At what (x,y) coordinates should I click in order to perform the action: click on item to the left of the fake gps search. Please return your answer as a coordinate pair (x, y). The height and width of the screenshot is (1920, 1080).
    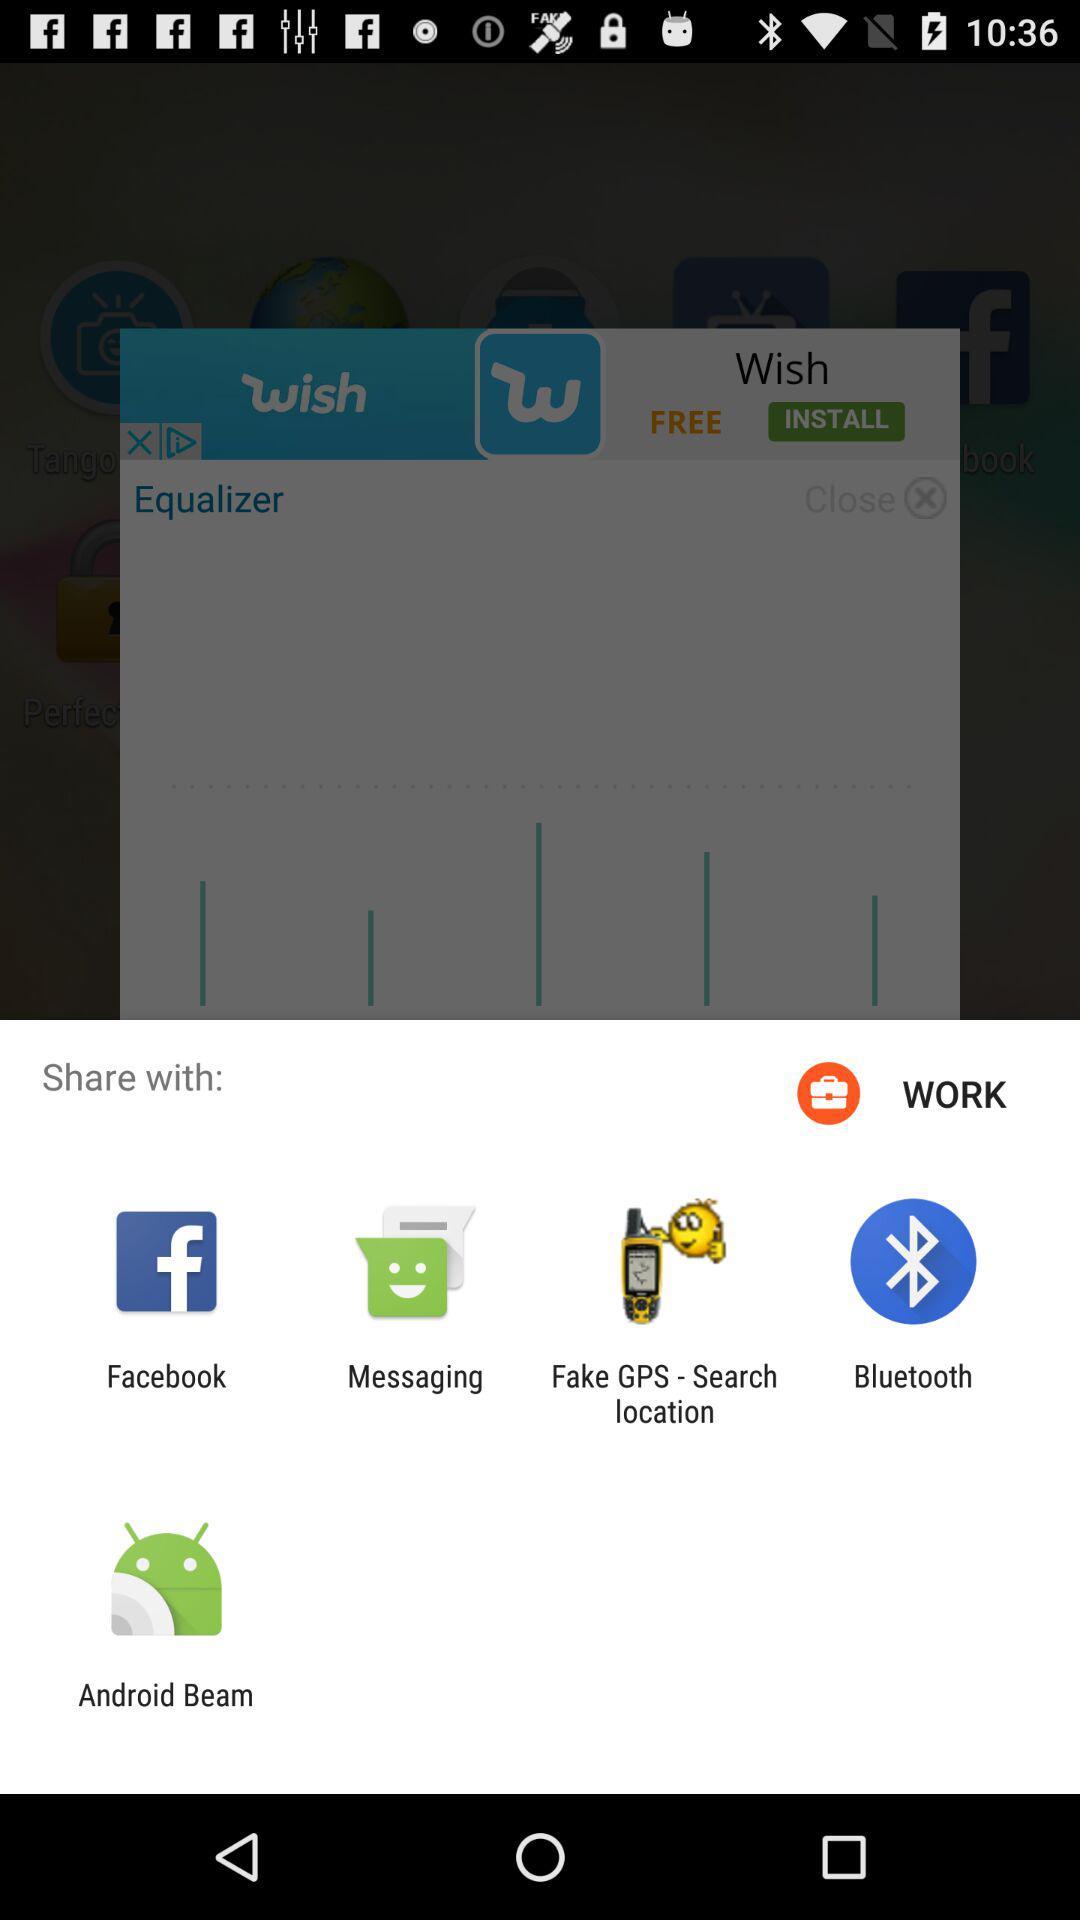
    Looking at the image, I should click on (414, 1392).